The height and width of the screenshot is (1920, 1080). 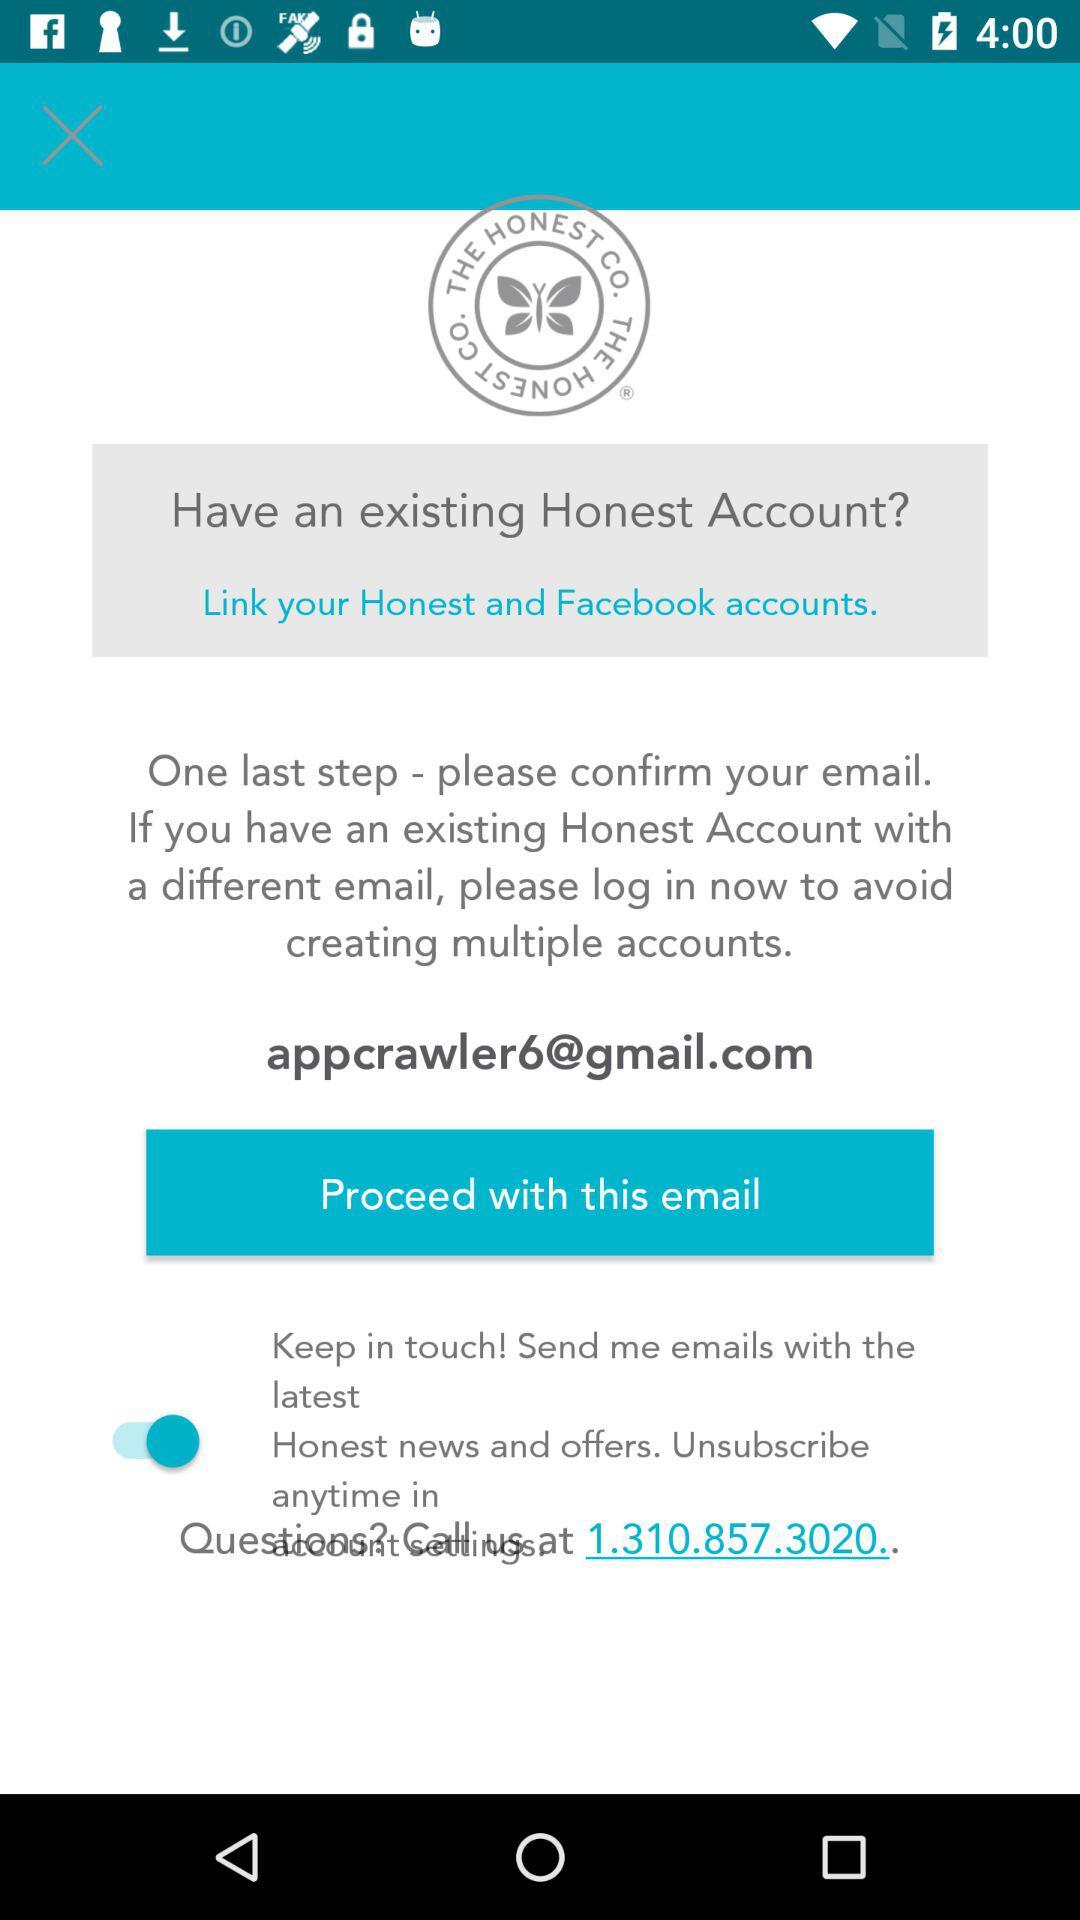 I want to click on the icon next to the keep in touch item, so click(x=145, y=1440).